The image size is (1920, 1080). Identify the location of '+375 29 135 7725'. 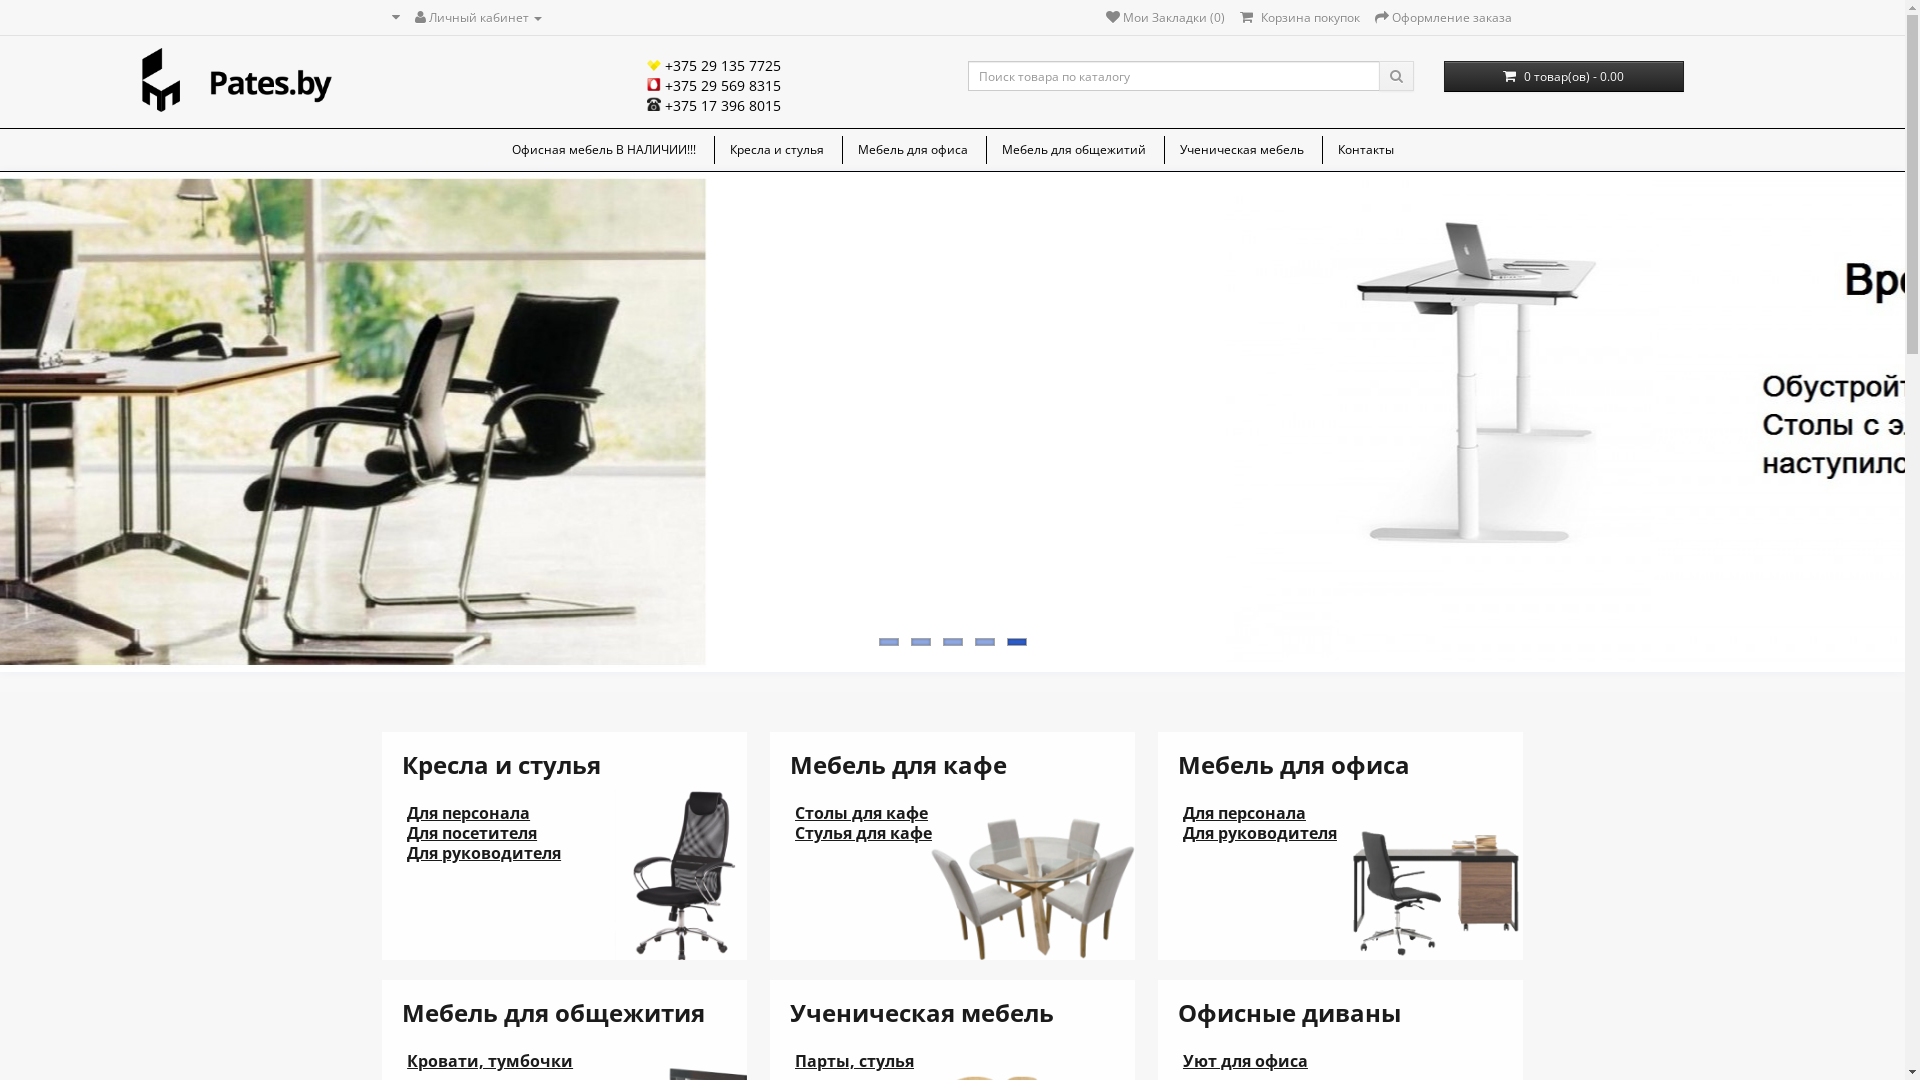
(714, 64).